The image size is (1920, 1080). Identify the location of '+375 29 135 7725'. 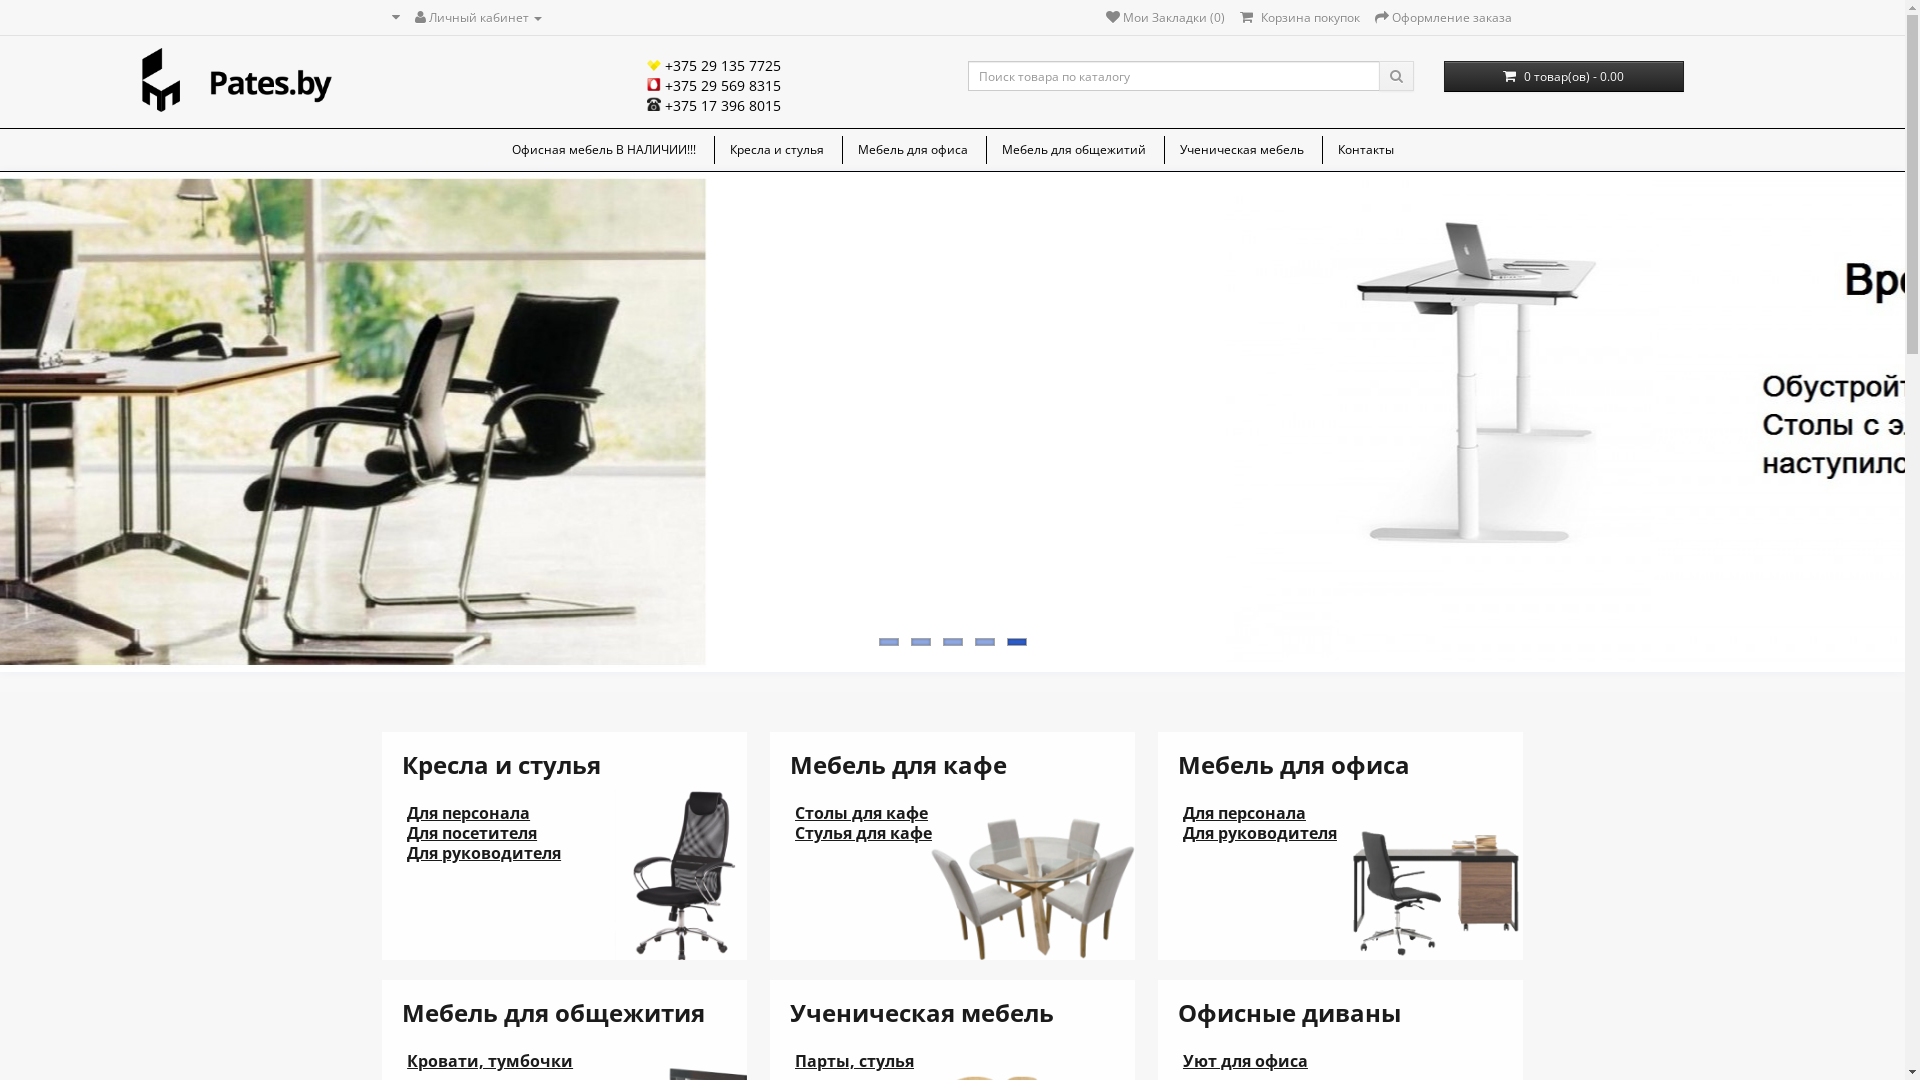
(714, 64).